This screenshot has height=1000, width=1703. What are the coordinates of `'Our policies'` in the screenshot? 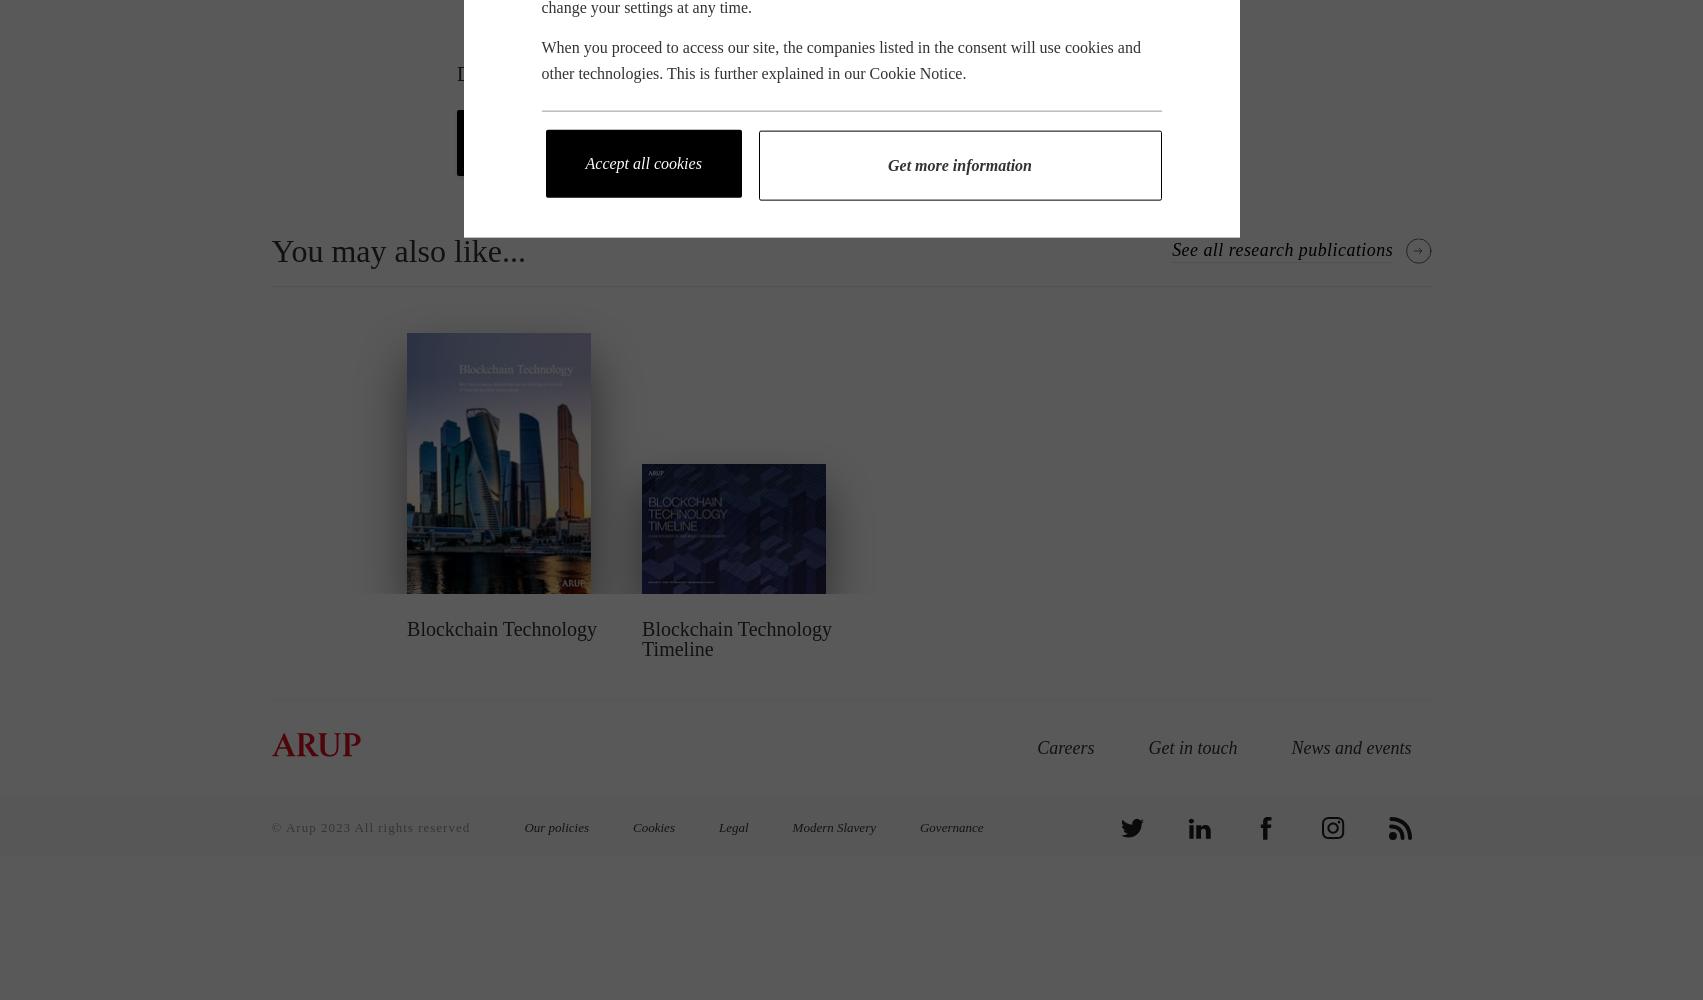 It's located at (555, 826).